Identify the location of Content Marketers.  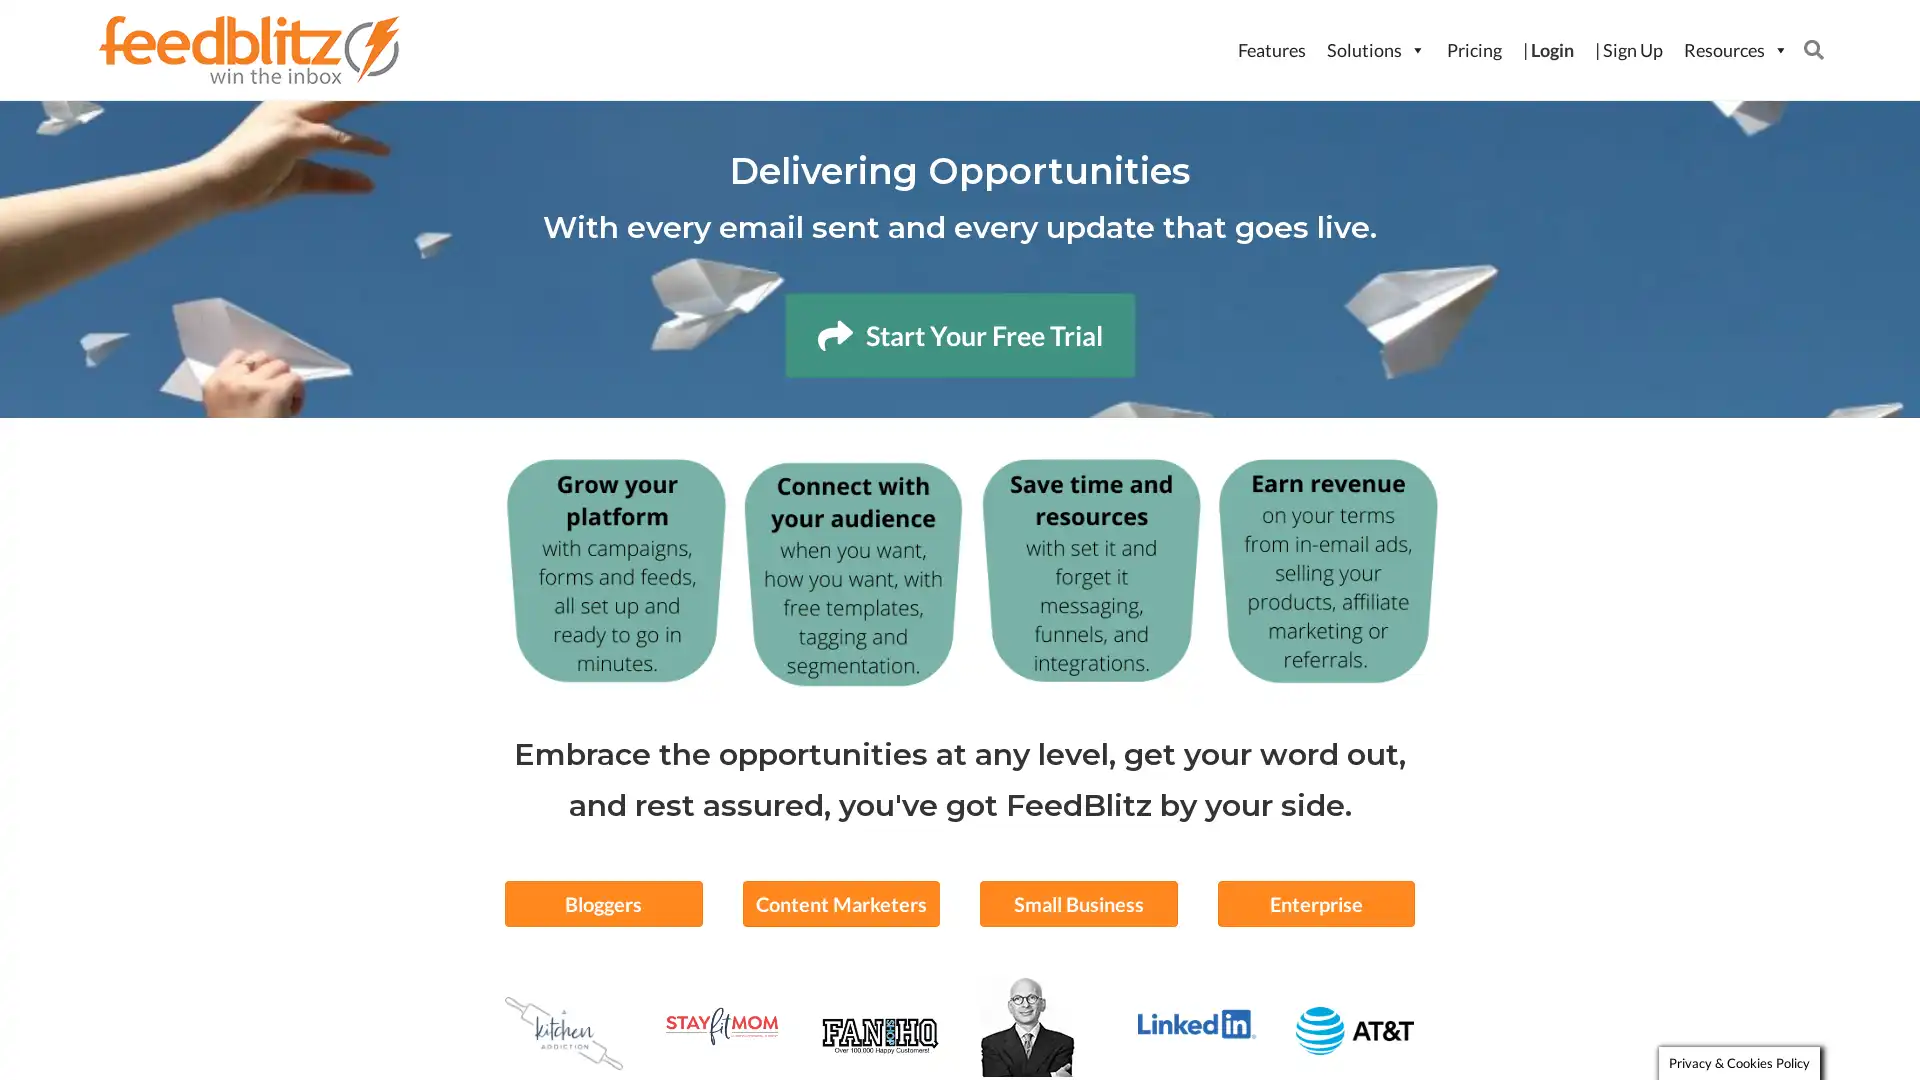
(840, 902).